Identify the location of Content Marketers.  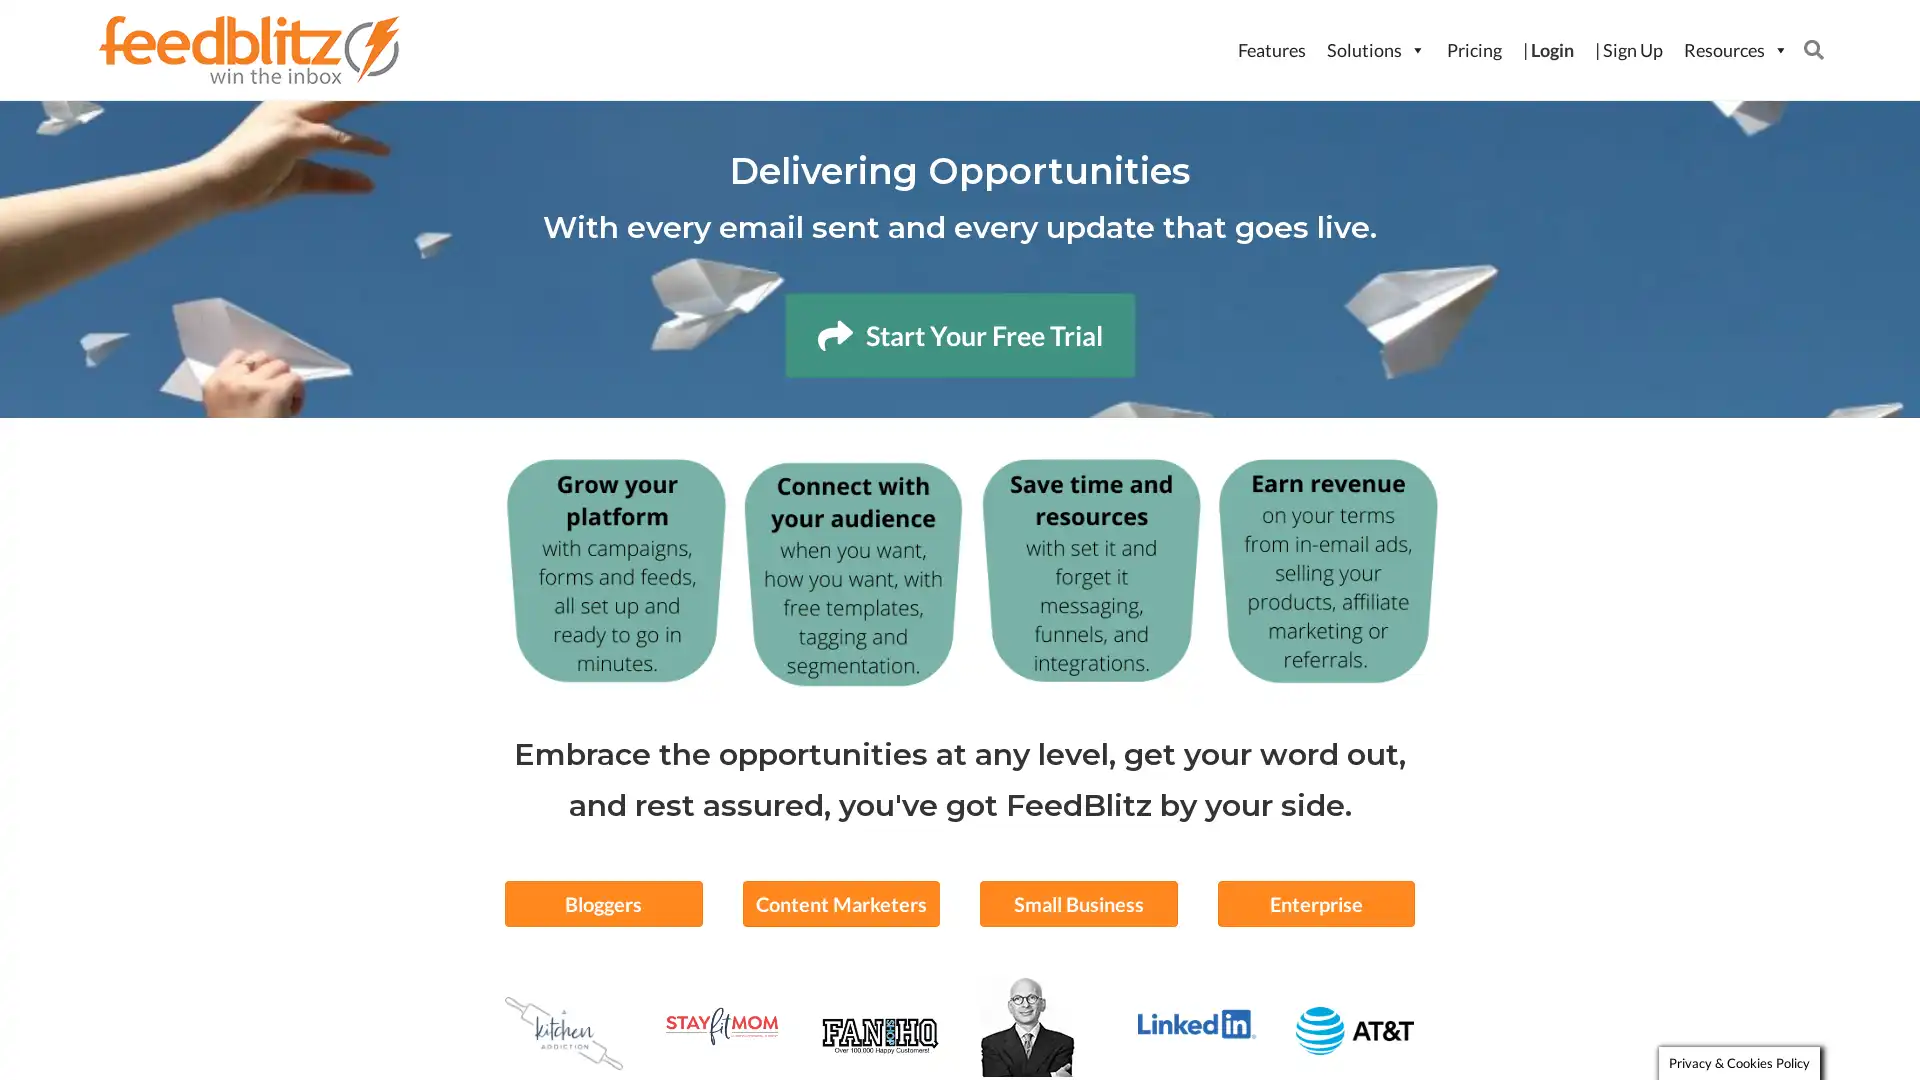
(840, 902).